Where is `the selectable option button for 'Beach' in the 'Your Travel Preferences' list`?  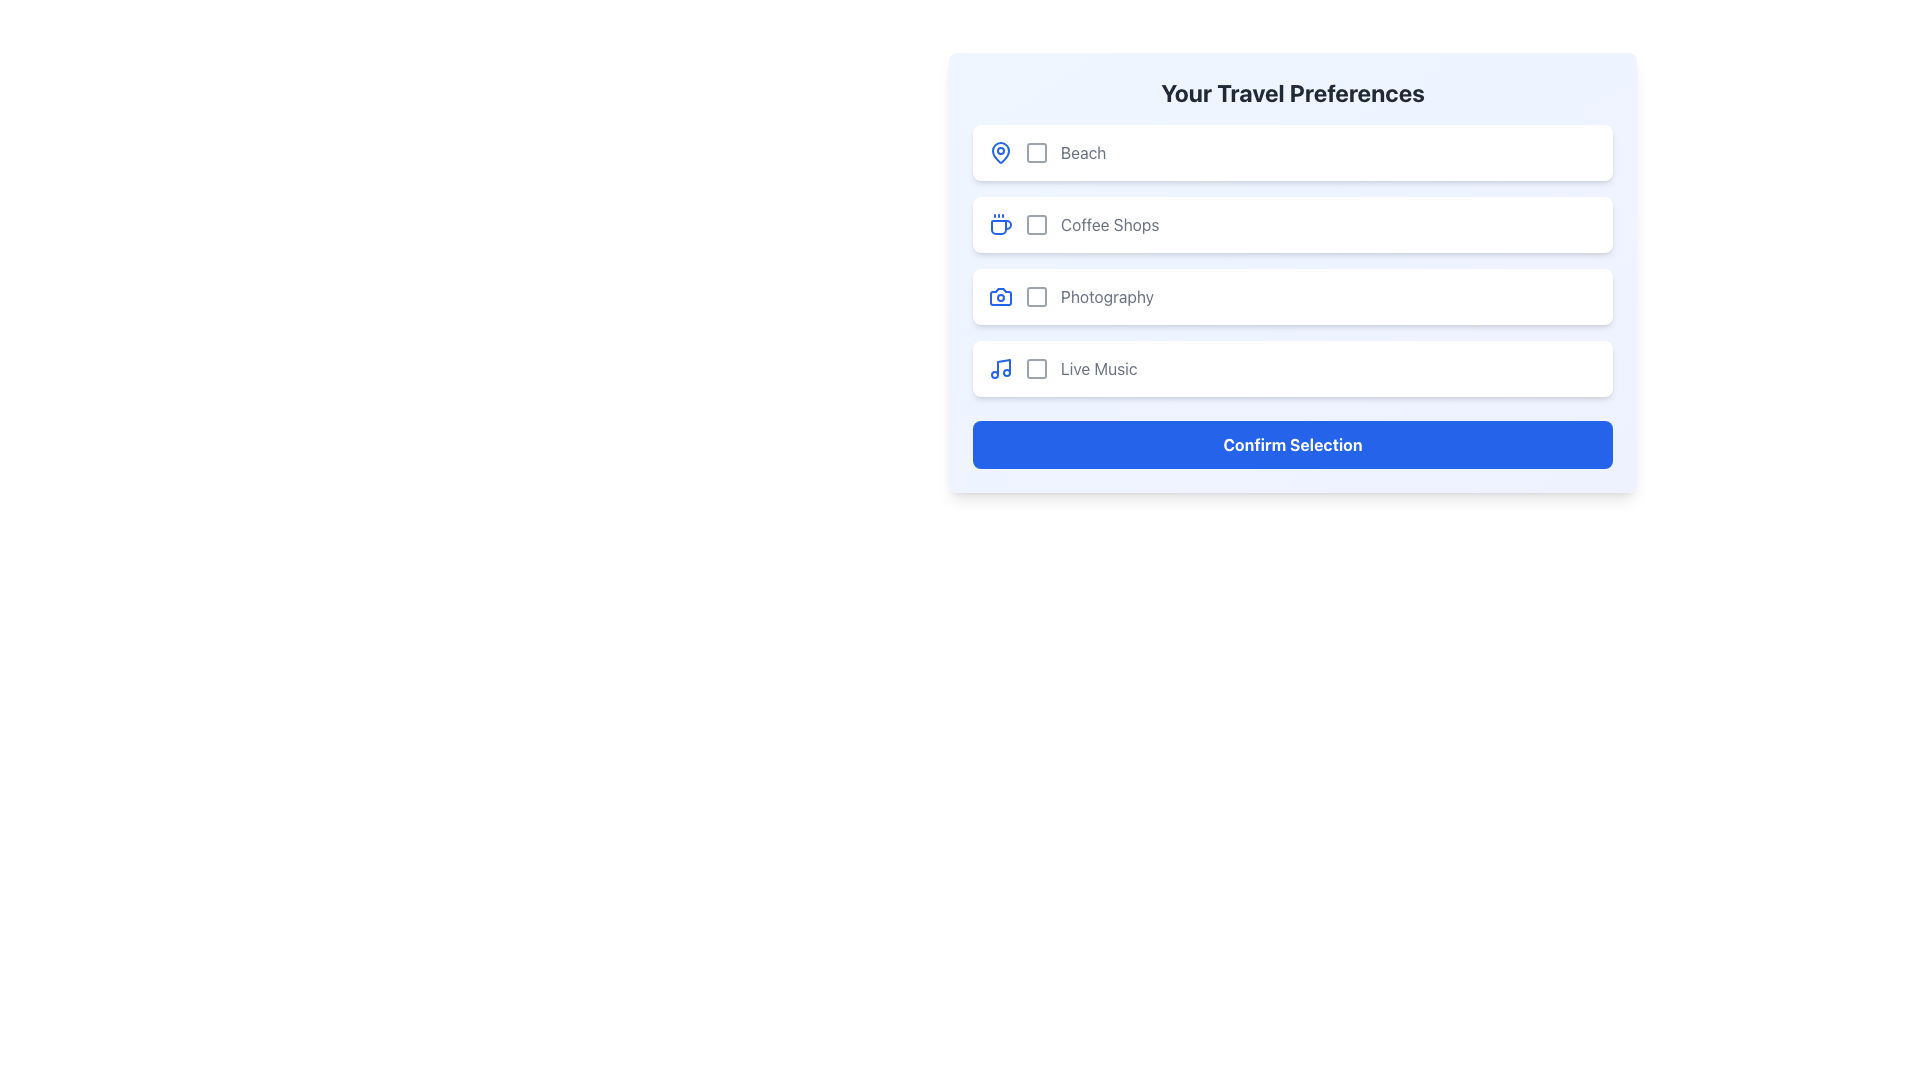 the selectable option button for 'Beach' in the 'Your Travel Preferences' list is located at coordinates (1292, 152).